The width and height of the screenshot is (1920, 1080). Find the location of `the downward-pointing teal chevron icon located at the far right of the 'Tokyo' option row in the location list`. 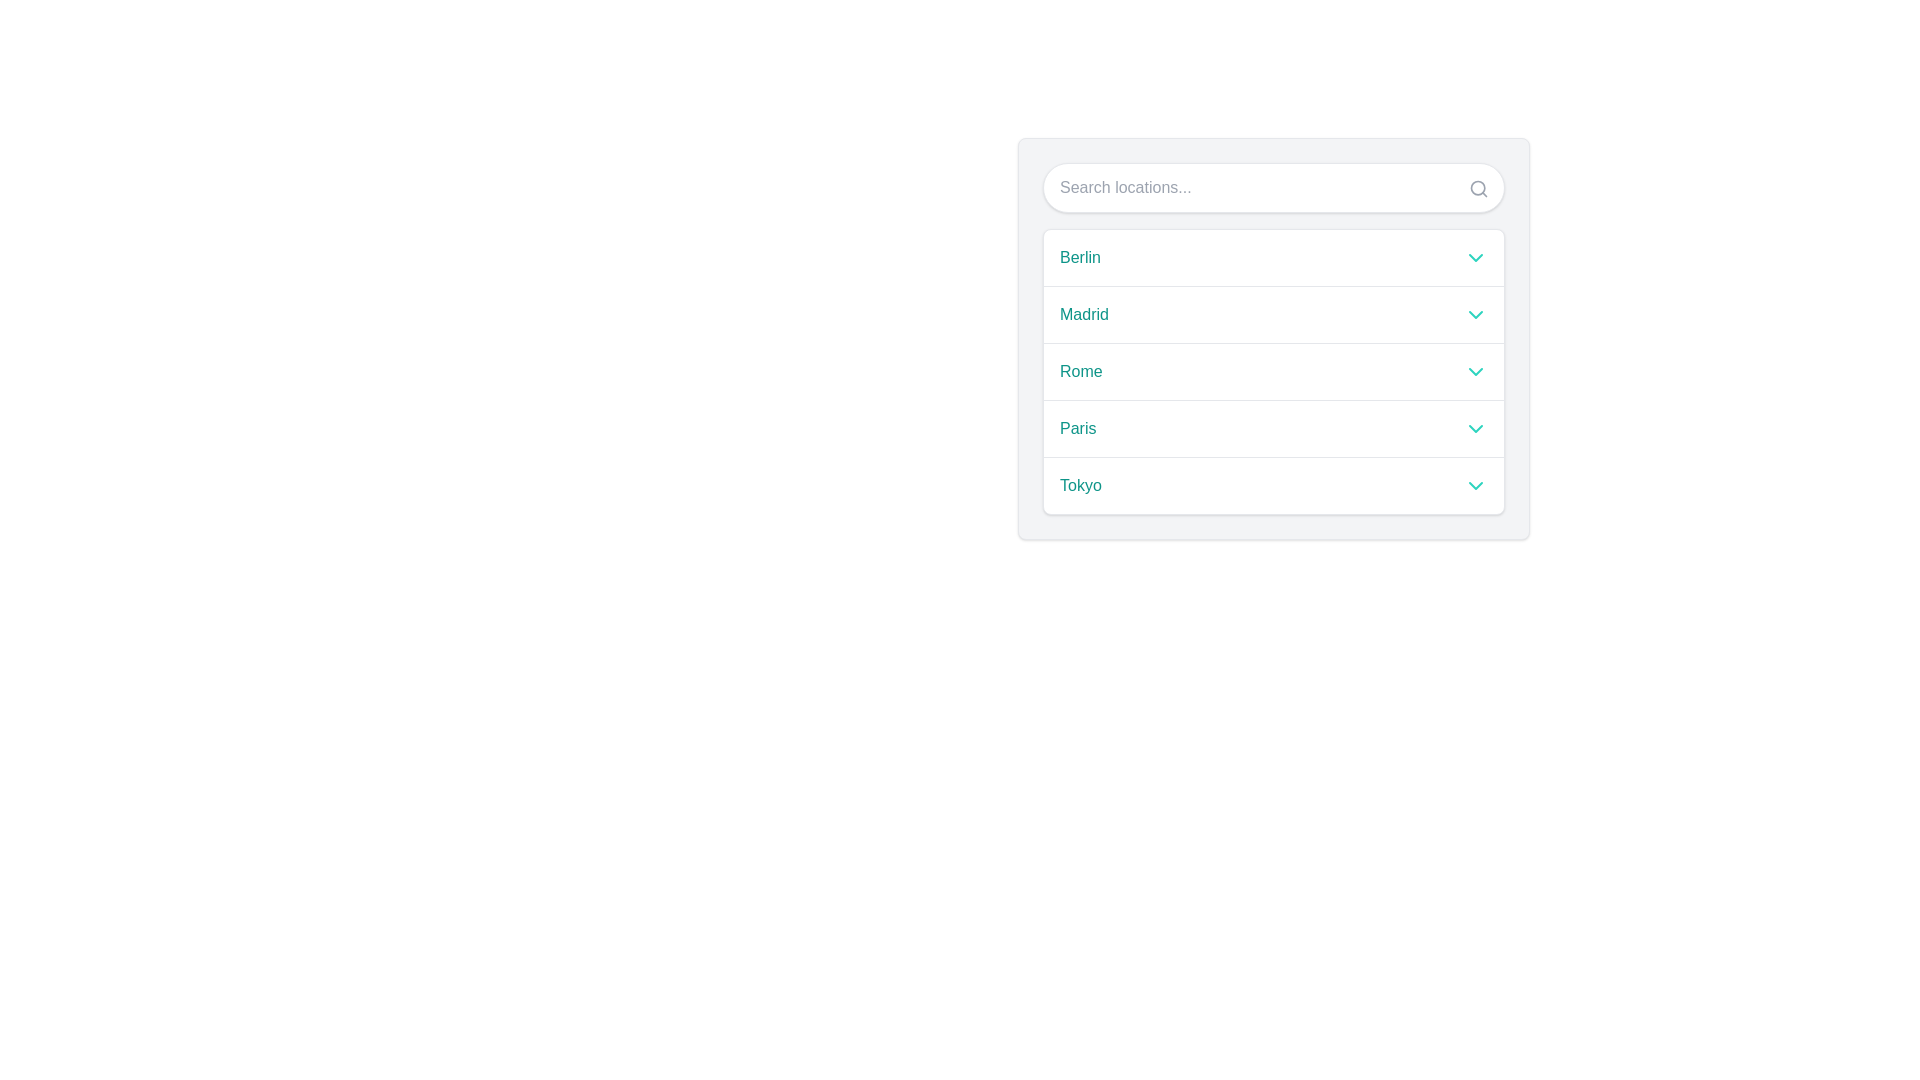

the downward-pointing teal chevron icon located at the far right of the 'Tokyo' option row in the location list is located at coordinates (1476, 486).